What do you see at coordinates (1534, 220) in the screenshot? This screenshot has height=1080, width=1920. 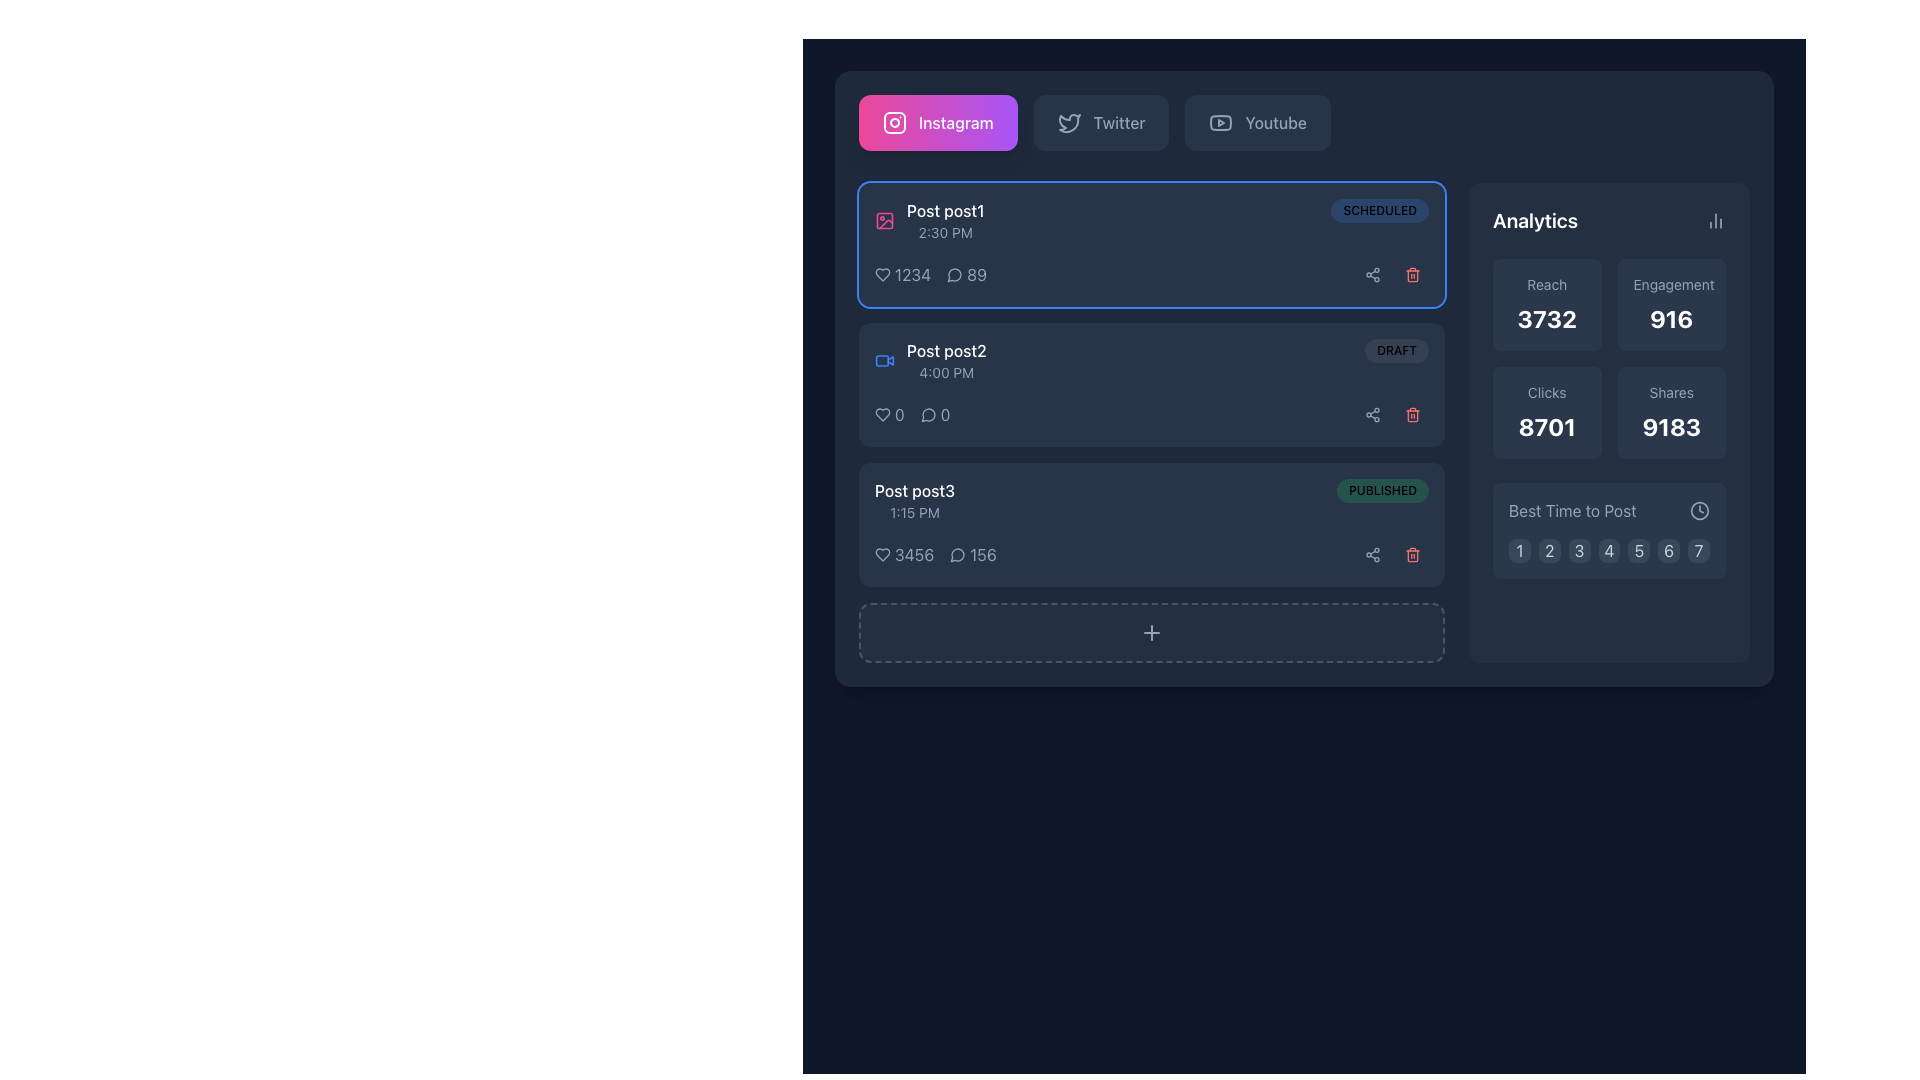 I see `the 'Analytics' text label displayed in large, bold, white font at the top-right corner of the analytics panel` at bounding box center [1534, 220].